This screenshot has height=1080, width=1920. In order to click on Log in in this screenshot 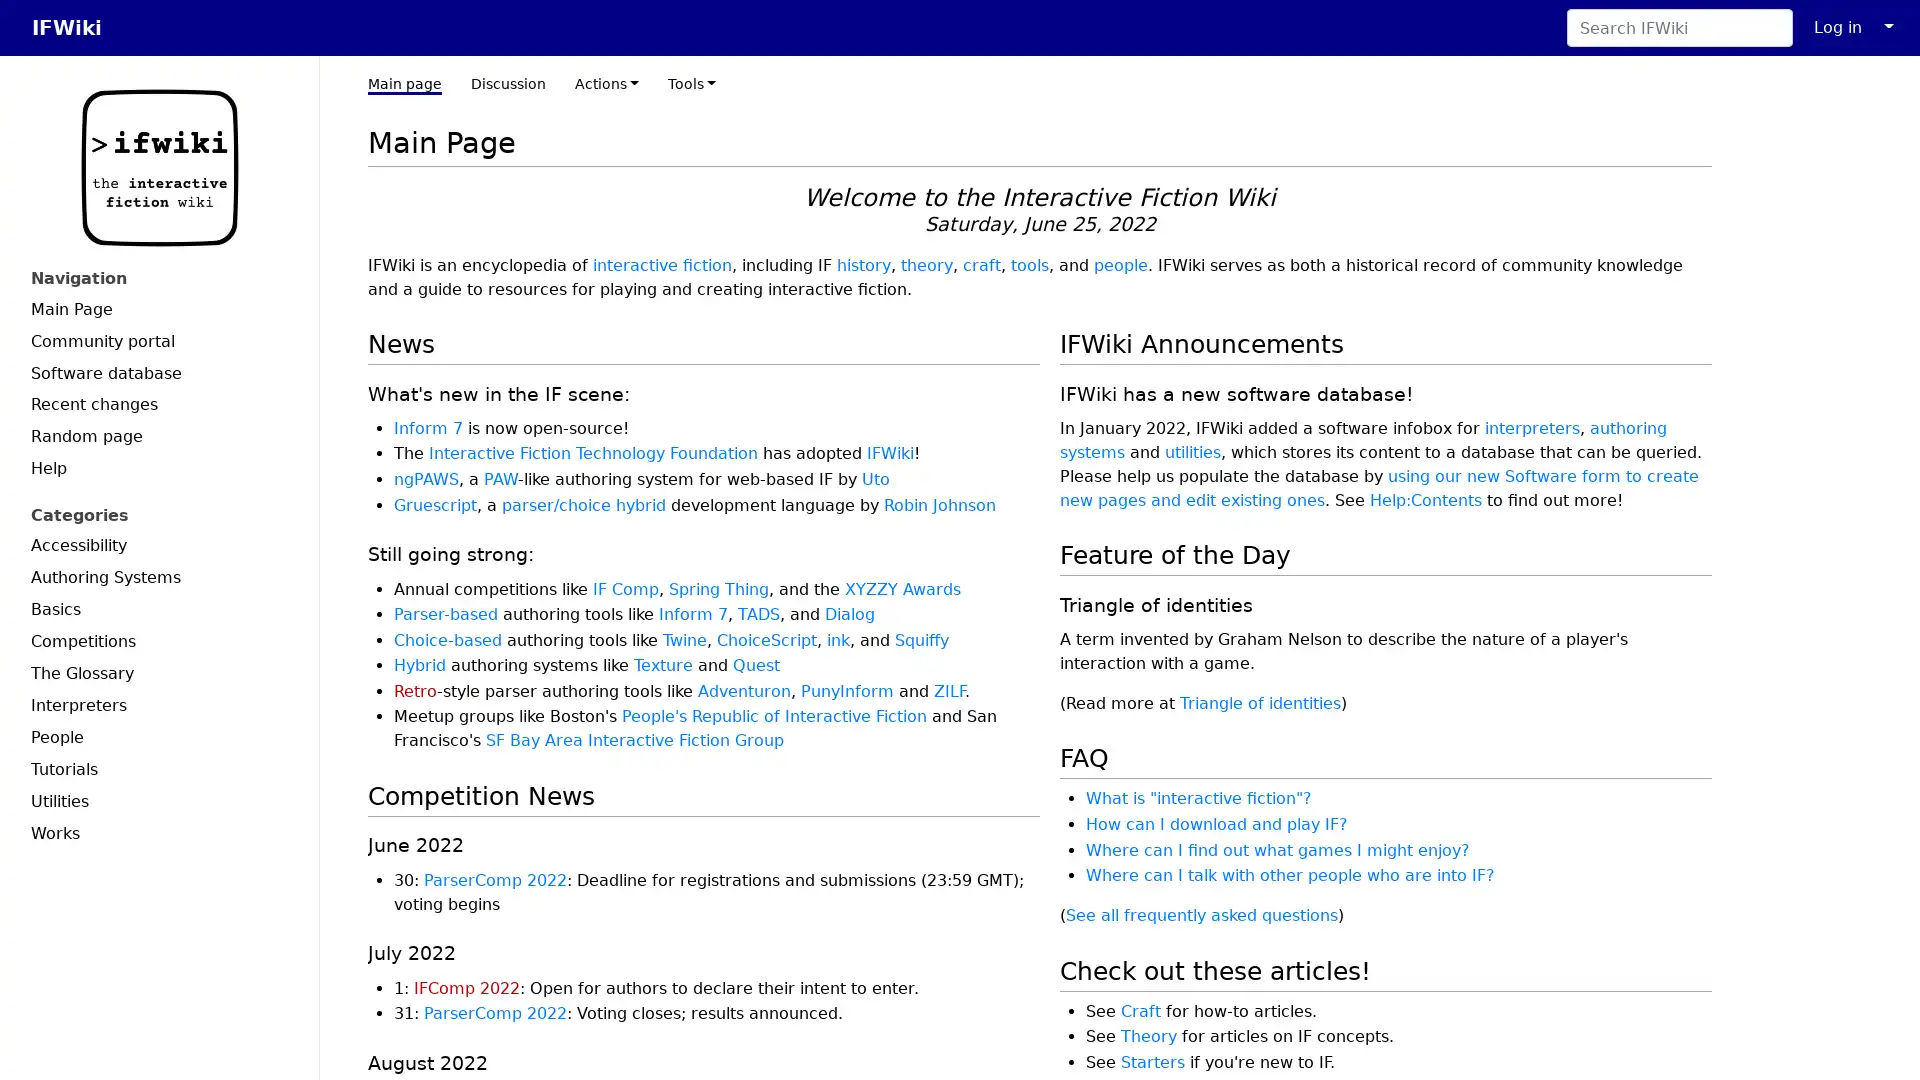, I will do `click(1838, 27)`.